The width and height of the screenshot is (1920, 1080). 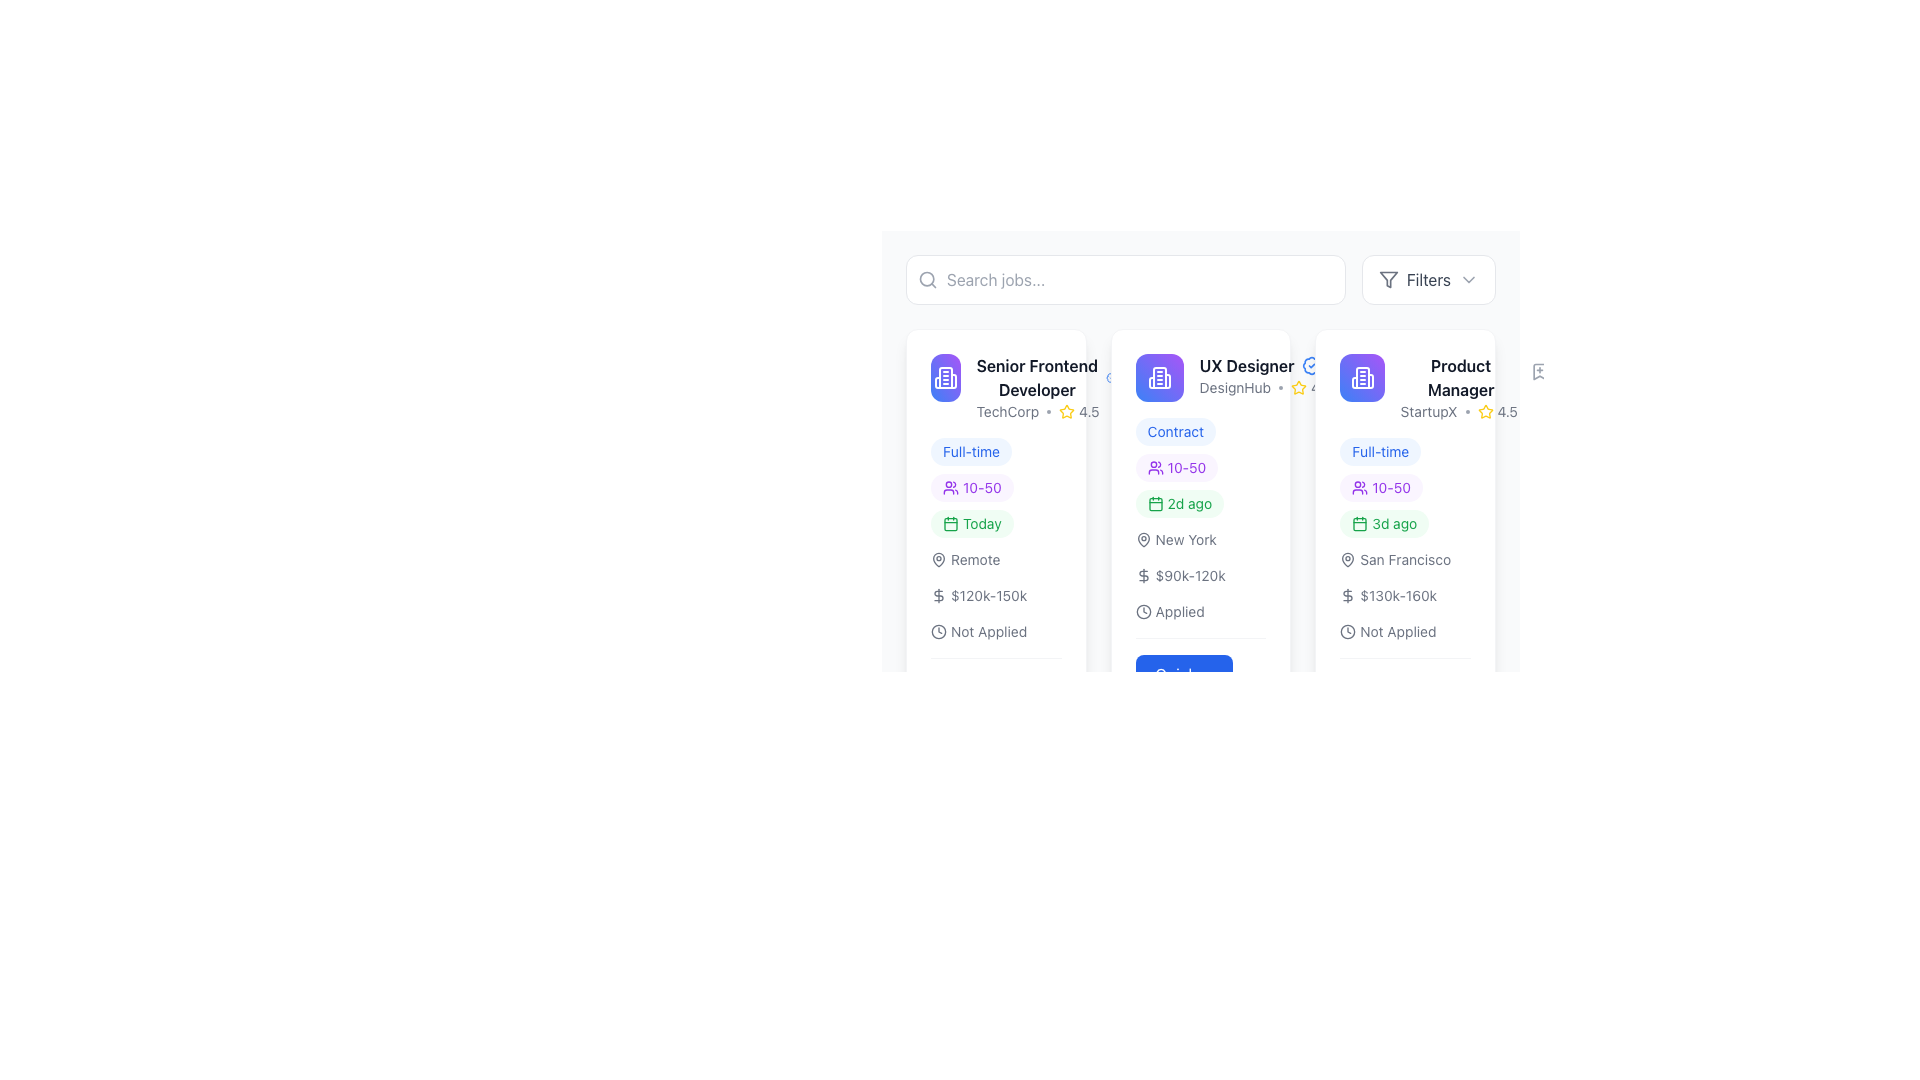 I want to click on the text label displaying 'TechCorp', which is styled in a small gray font and positioned within the job card for 'Senior Frontend Developer', so click(x=1007, y=411).